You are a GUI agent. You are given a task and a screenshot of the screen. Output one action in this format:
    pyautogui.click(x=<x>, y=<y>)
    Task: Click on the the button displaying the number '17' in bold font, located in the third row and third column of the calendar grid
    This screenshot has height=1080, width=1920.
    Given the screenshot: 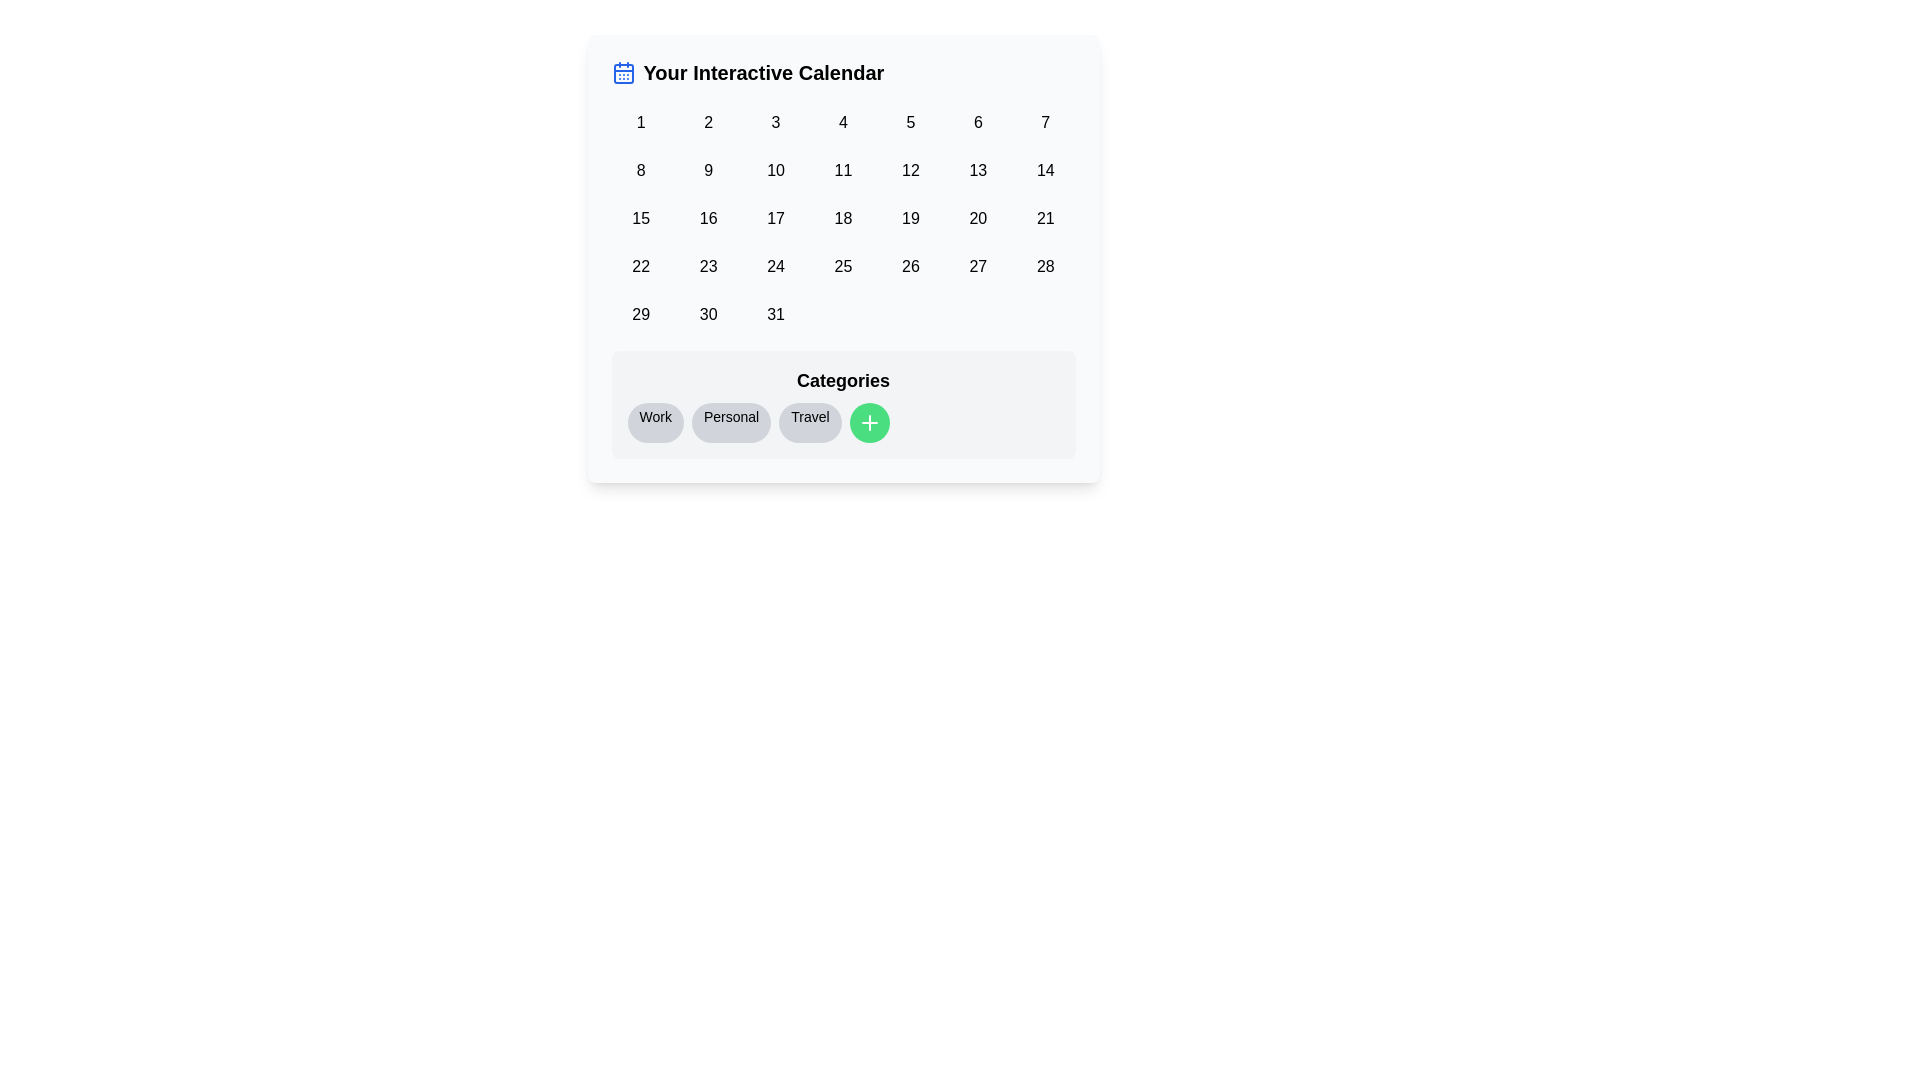 What is the action you would take?
    pyautogui.click(x=775, y=219)
    